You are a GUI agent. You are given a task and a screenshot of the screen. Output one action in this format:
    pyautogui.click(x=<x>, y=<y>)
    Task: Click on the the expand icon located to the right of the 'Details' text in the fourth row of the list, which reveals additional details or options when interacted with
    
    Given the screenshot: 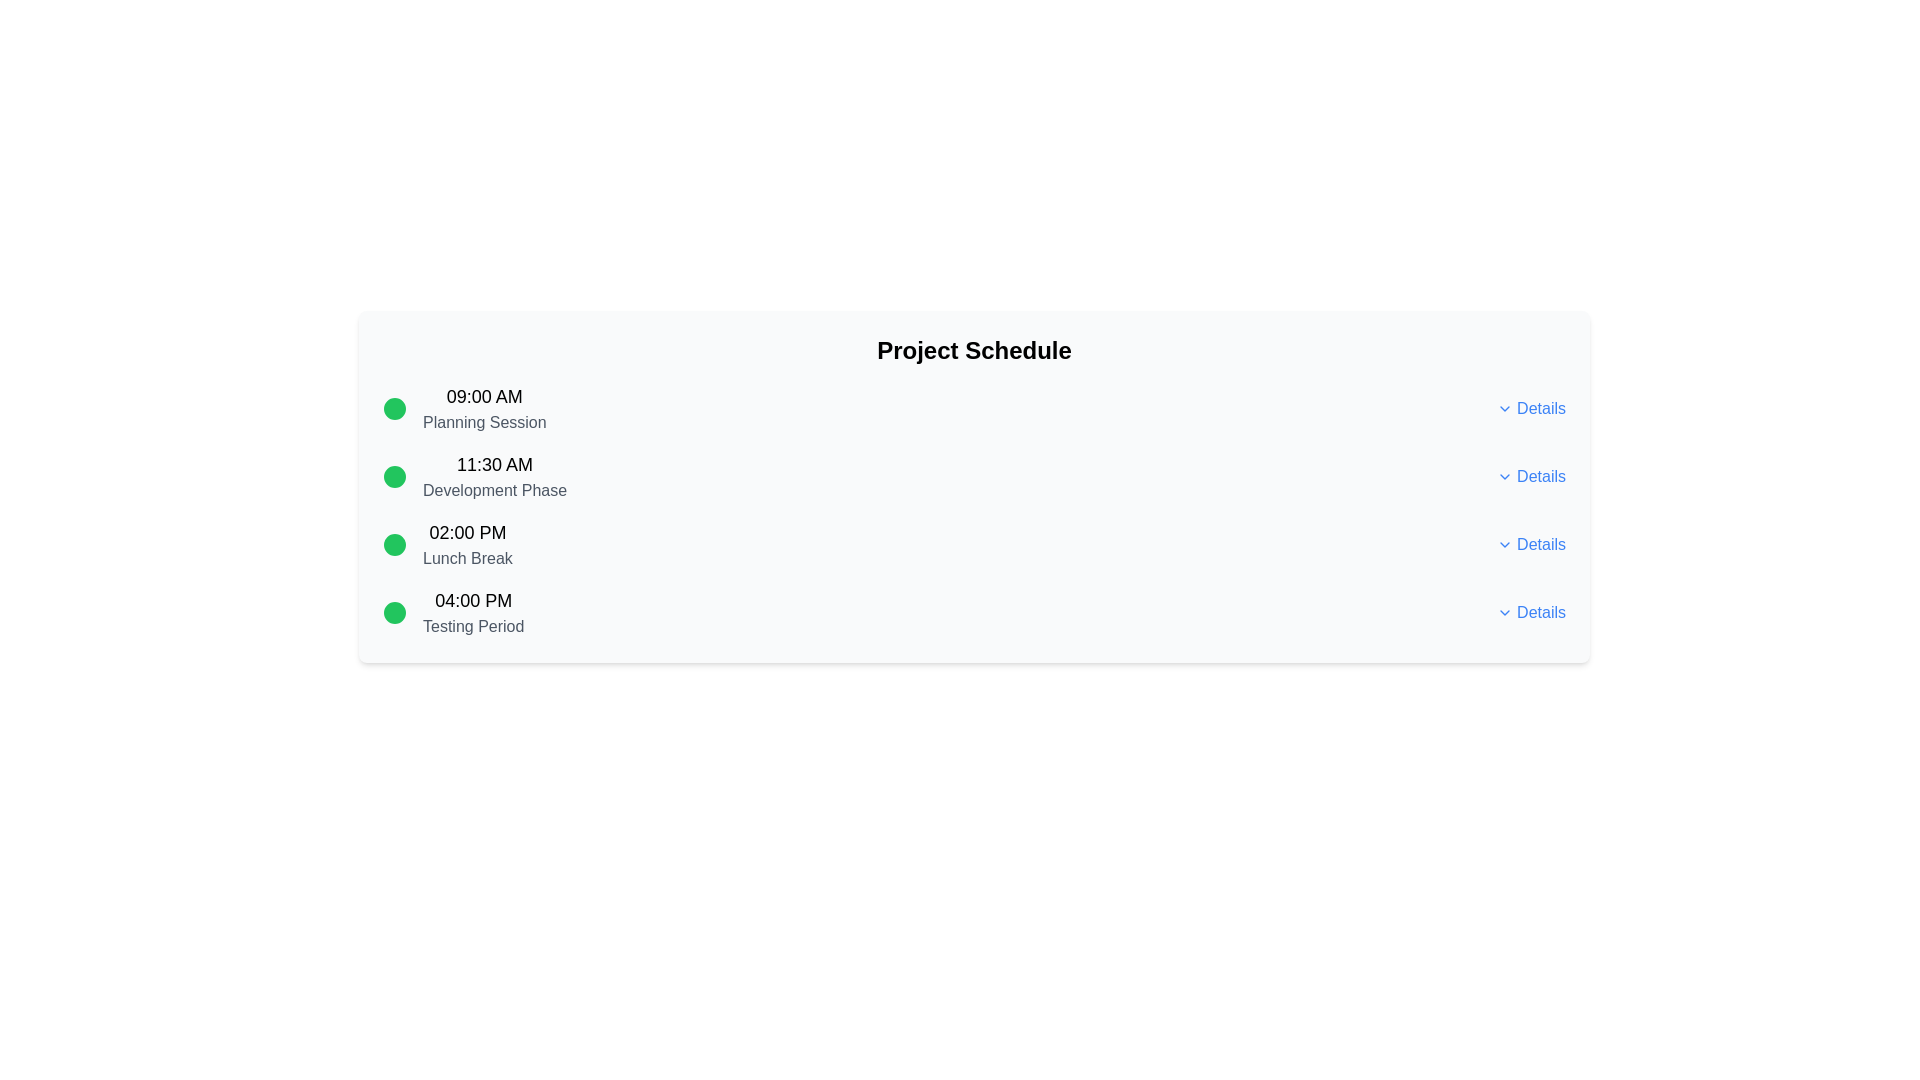 What is the action you would take?
    pyautogui.click(x=1505, y=612)
    